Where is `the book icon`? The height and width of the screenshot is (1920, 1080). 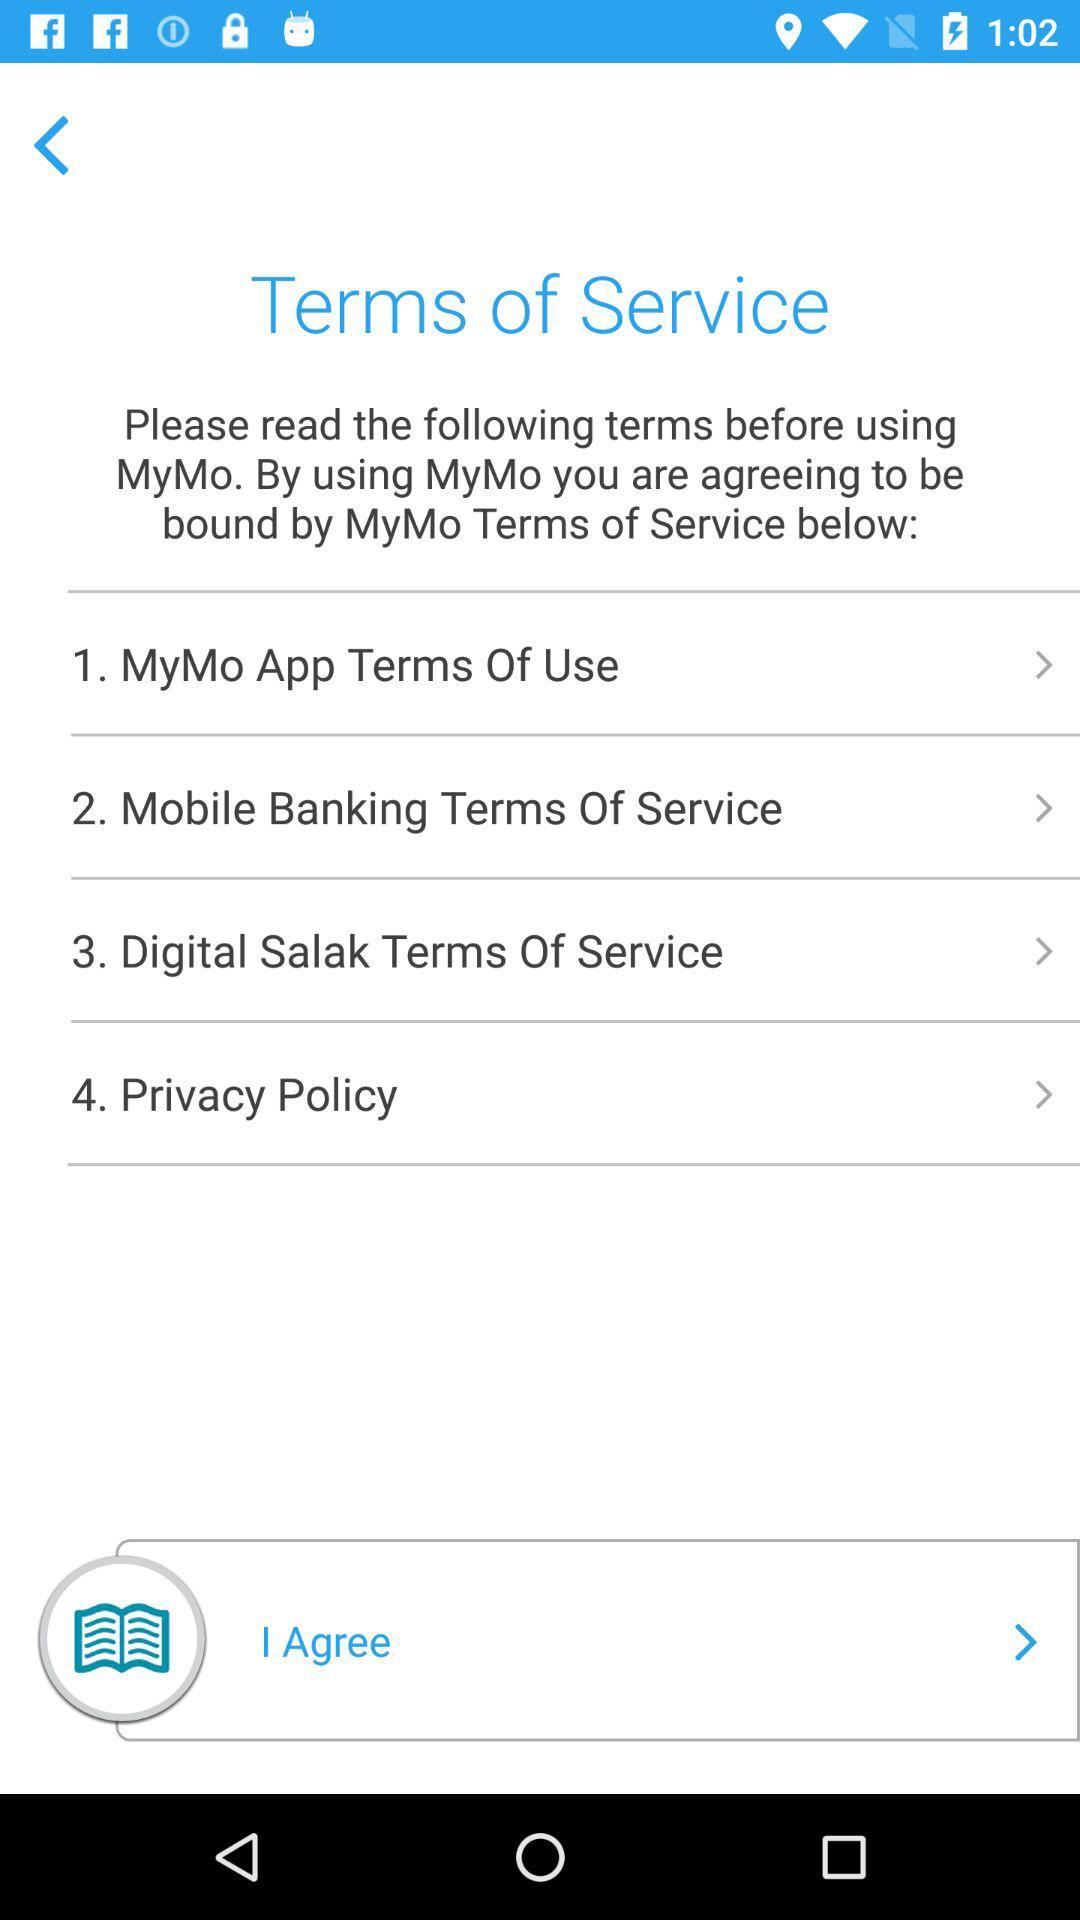
the book icon is located at coordinates (122, 1647).